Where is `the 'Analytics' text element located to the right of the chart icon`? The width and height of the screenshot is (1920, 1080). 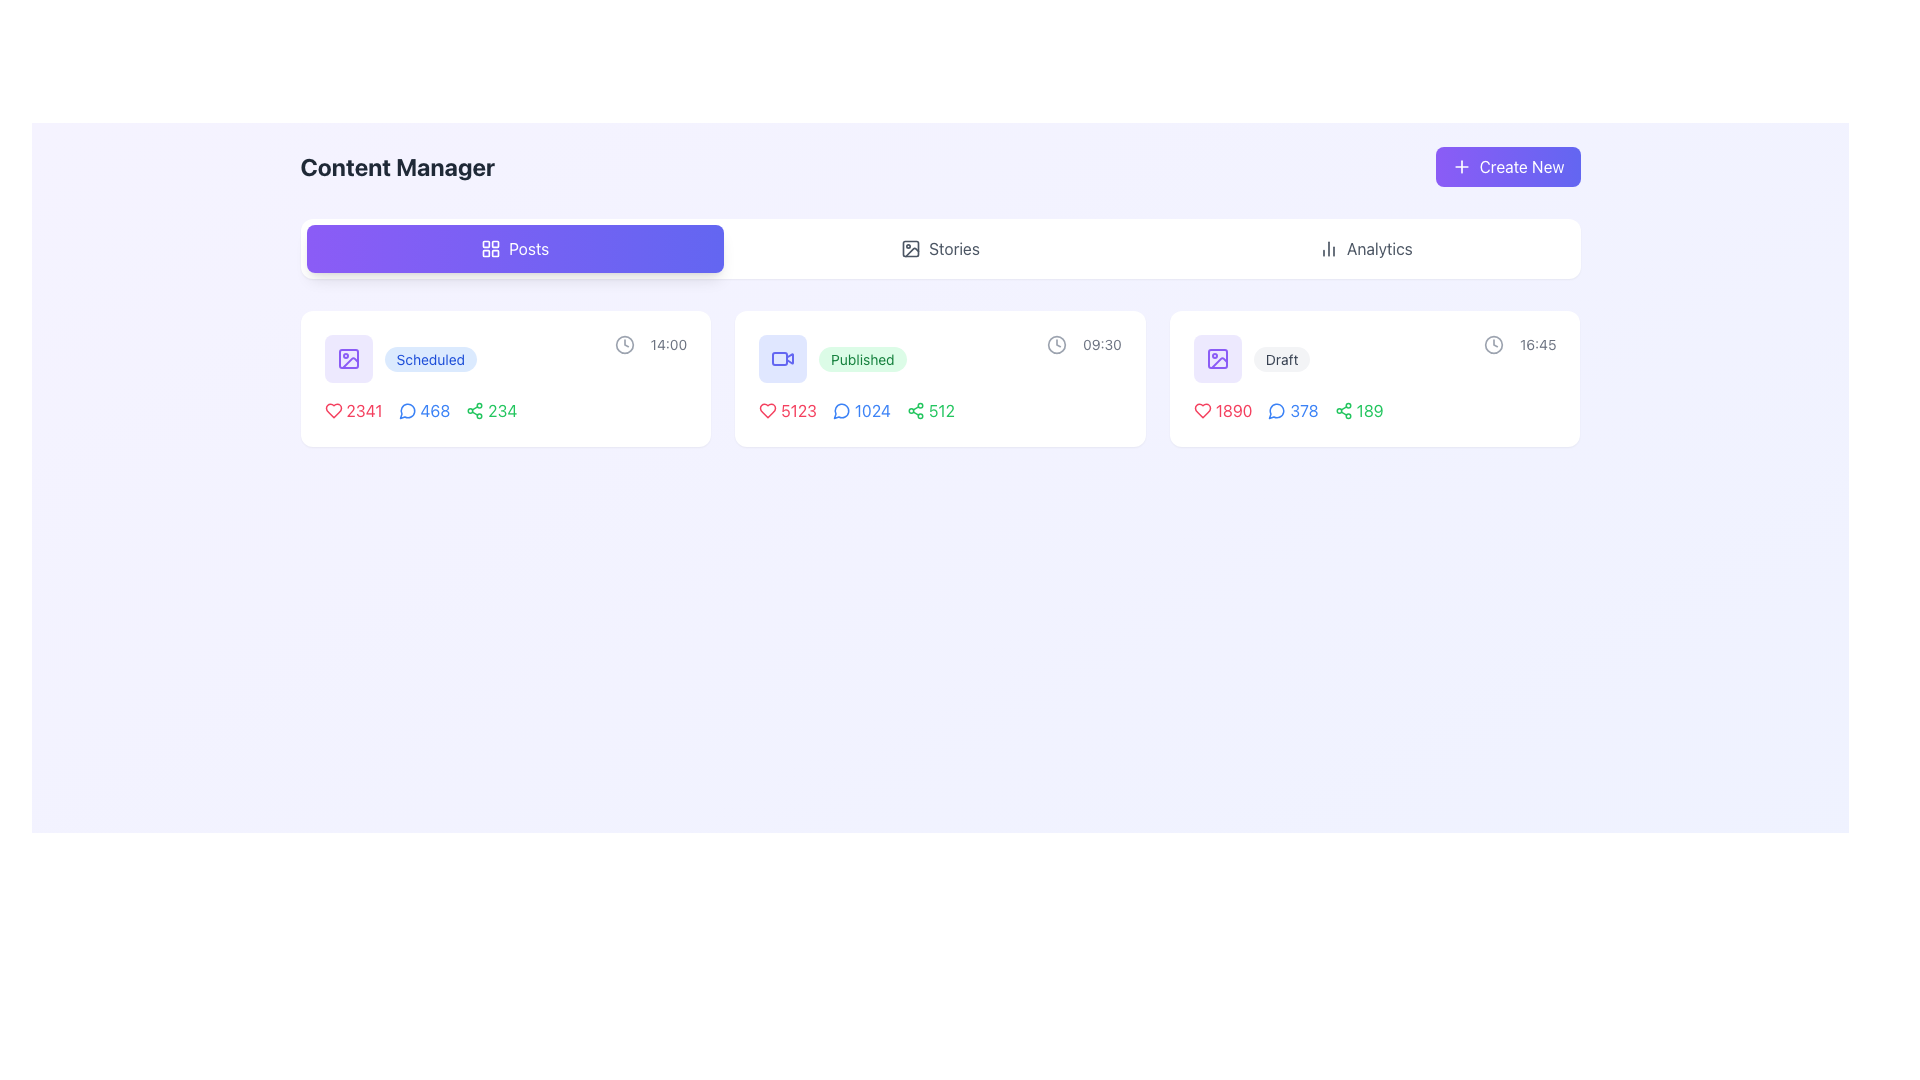 the 'Analytics' text element located to the right of the chart icon is located at coordinates (1378, 248).